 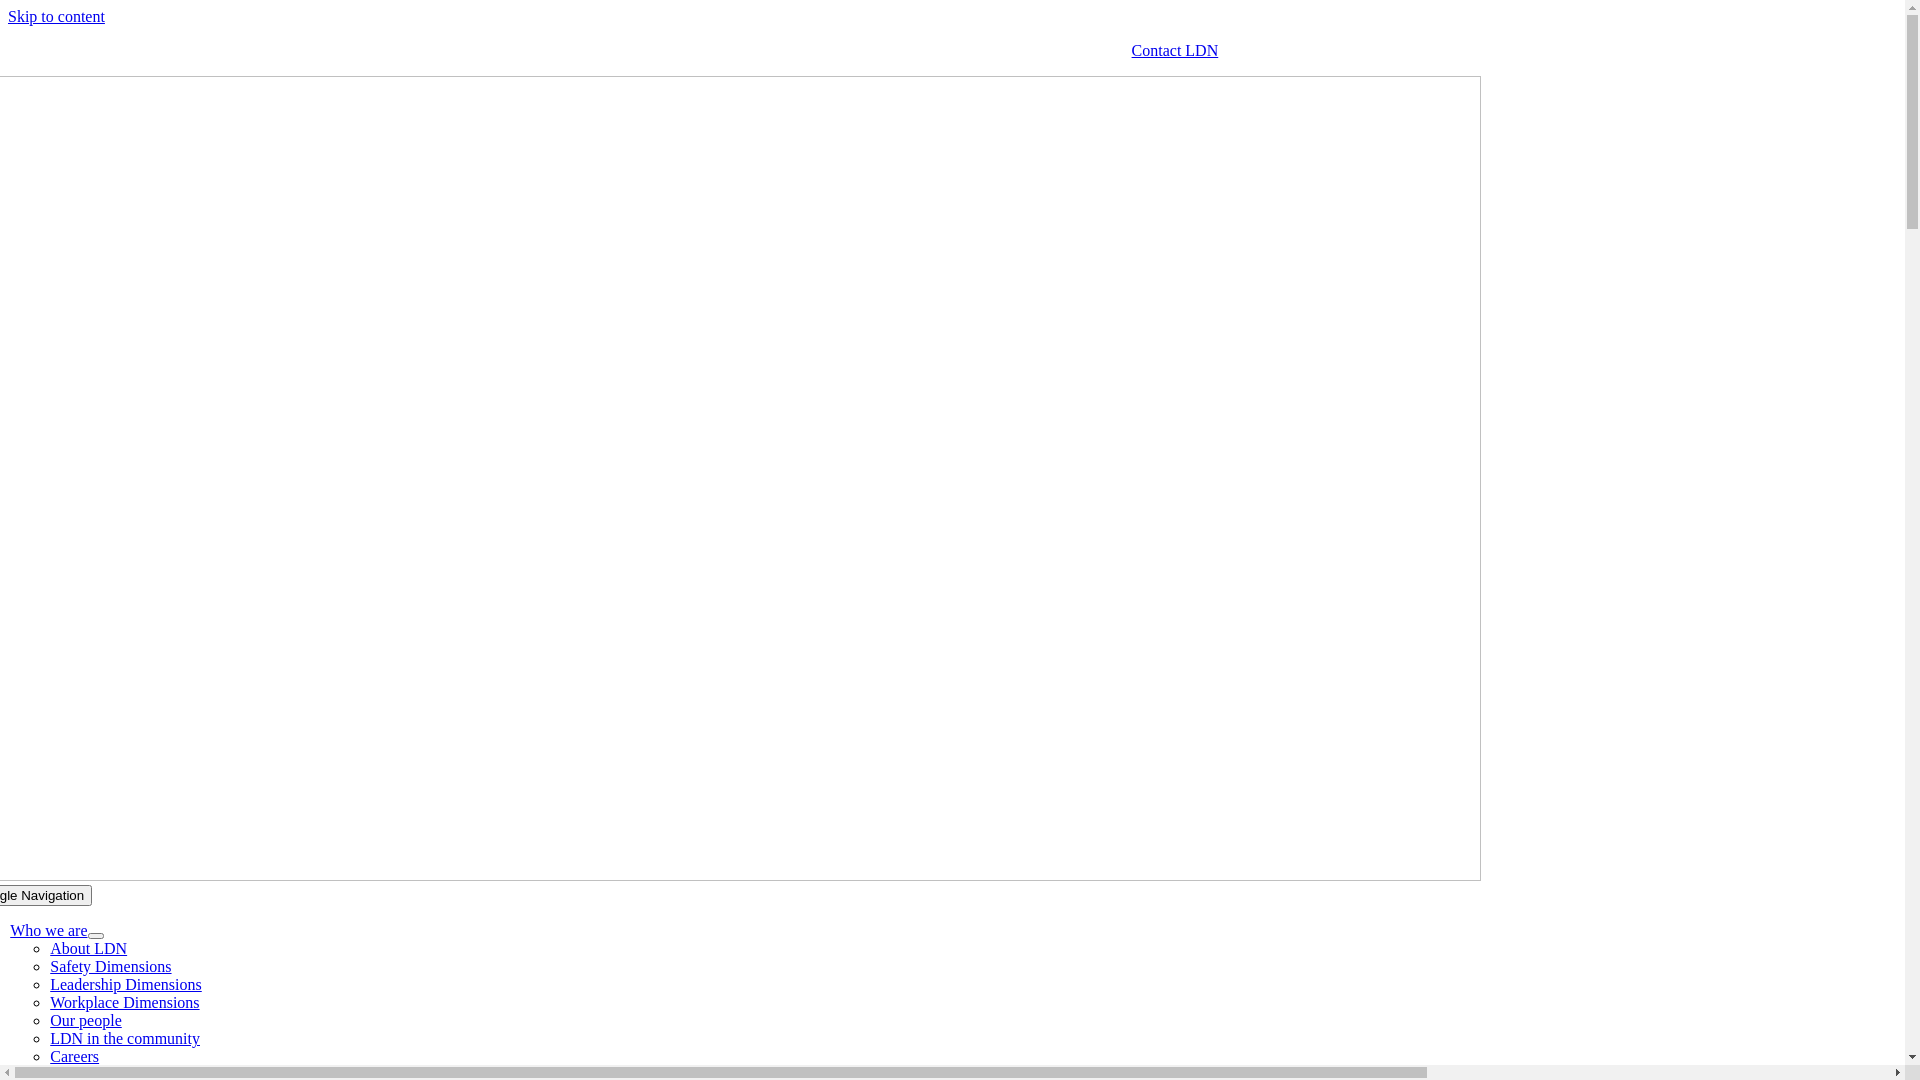 What do you see at coordinates (48, 930) in the screenshot?
I see `'Who we are'` at bounding box center [48, 930].